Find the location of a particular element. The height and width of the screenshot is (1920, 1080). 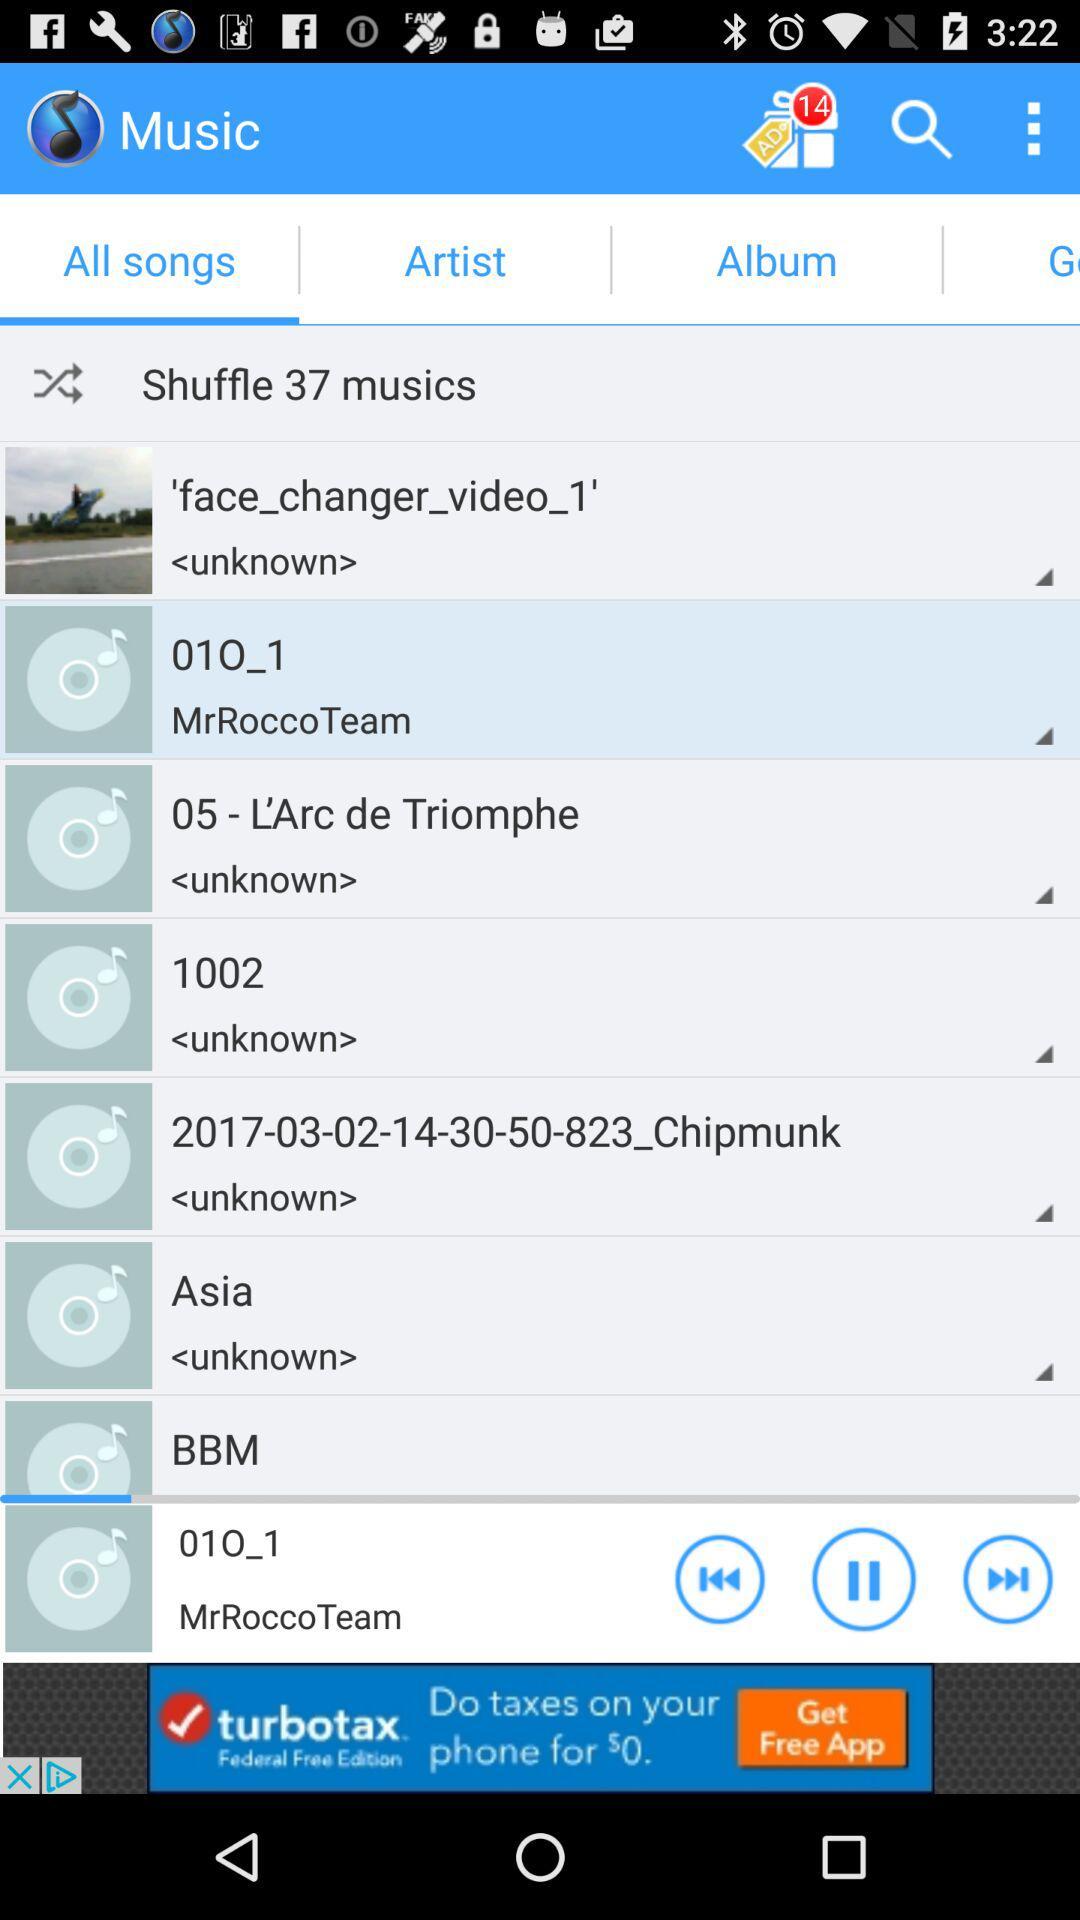

the av_rewind icon is located at coordinates (720, 1688).